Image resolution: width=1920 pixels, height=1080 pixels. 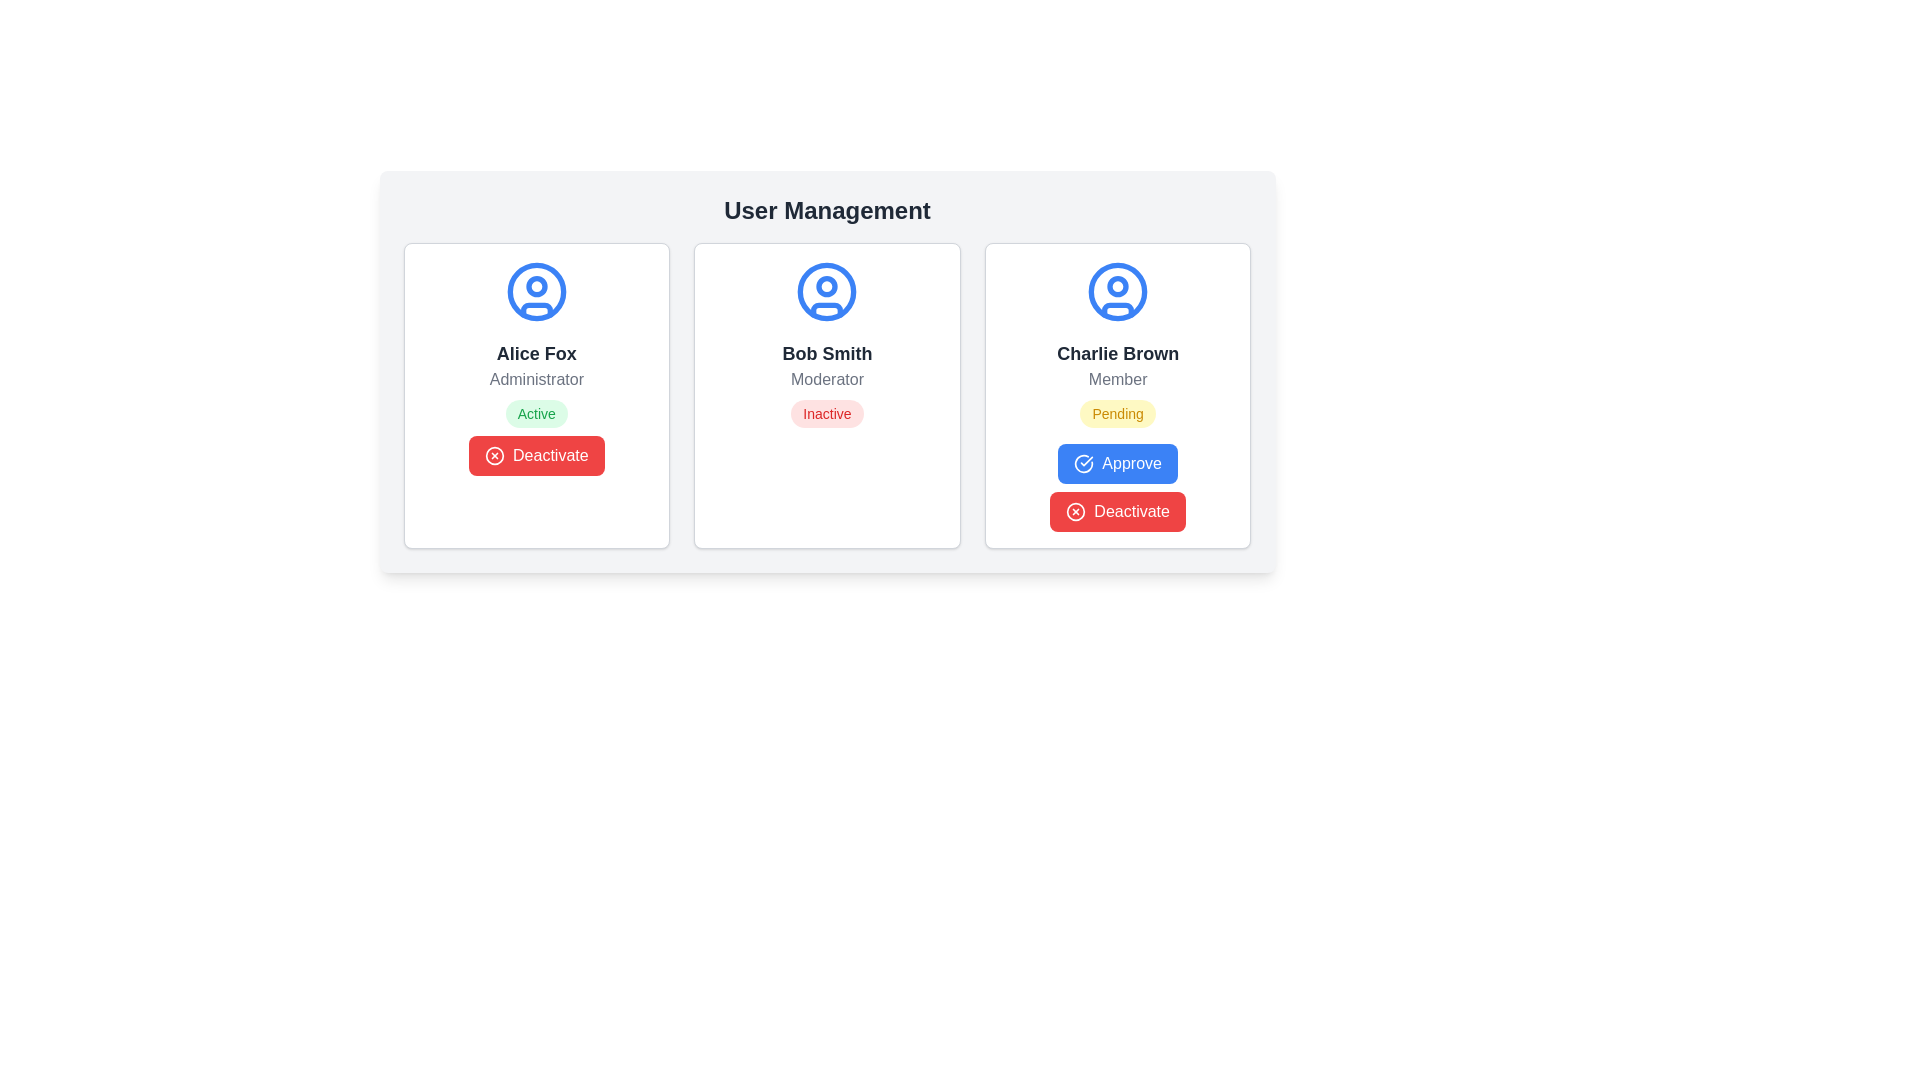 What do you see at coordinates (1075, 511) in the screenshot?
I see `the visual indicator icon for the 'Deactivate' button associated with user 'Charlie Brown'` at bounding box center [1075, 511].